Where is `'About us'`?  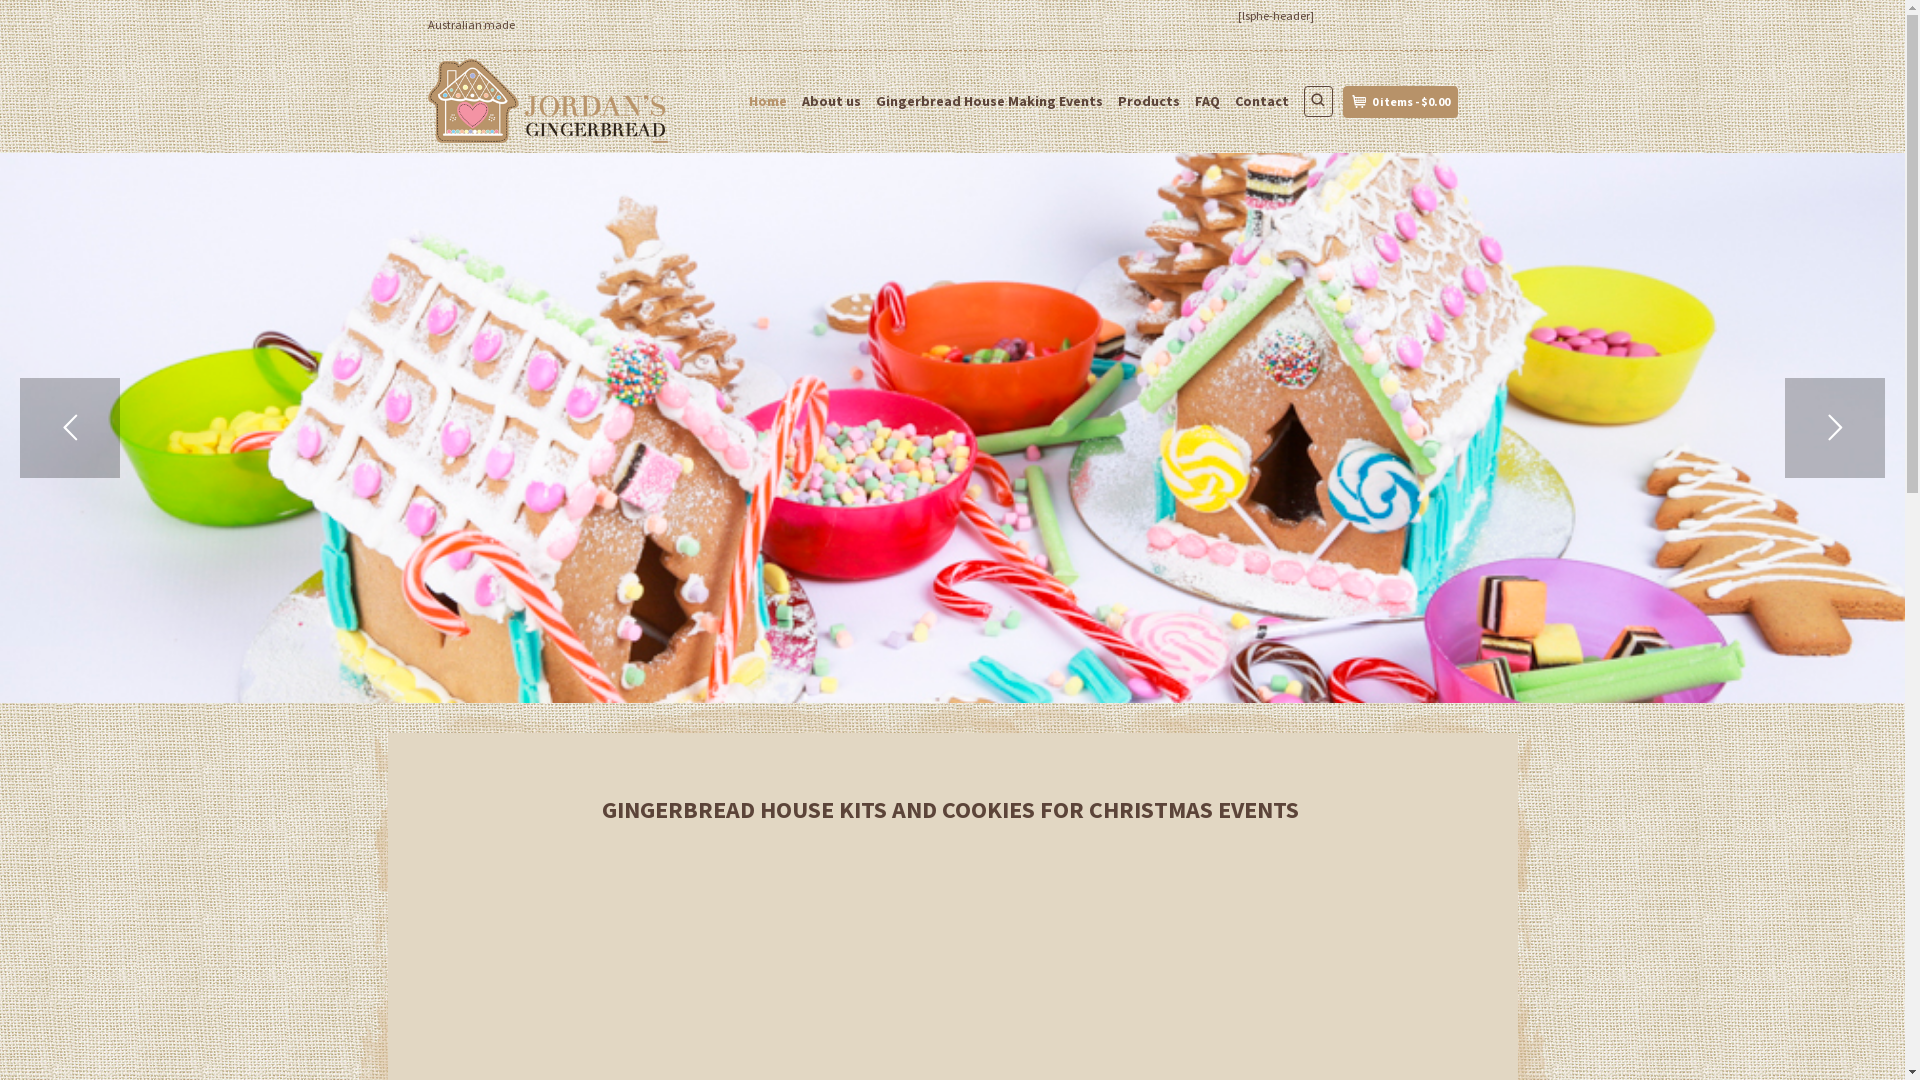 'About us' is located at coordinates (831, 100).